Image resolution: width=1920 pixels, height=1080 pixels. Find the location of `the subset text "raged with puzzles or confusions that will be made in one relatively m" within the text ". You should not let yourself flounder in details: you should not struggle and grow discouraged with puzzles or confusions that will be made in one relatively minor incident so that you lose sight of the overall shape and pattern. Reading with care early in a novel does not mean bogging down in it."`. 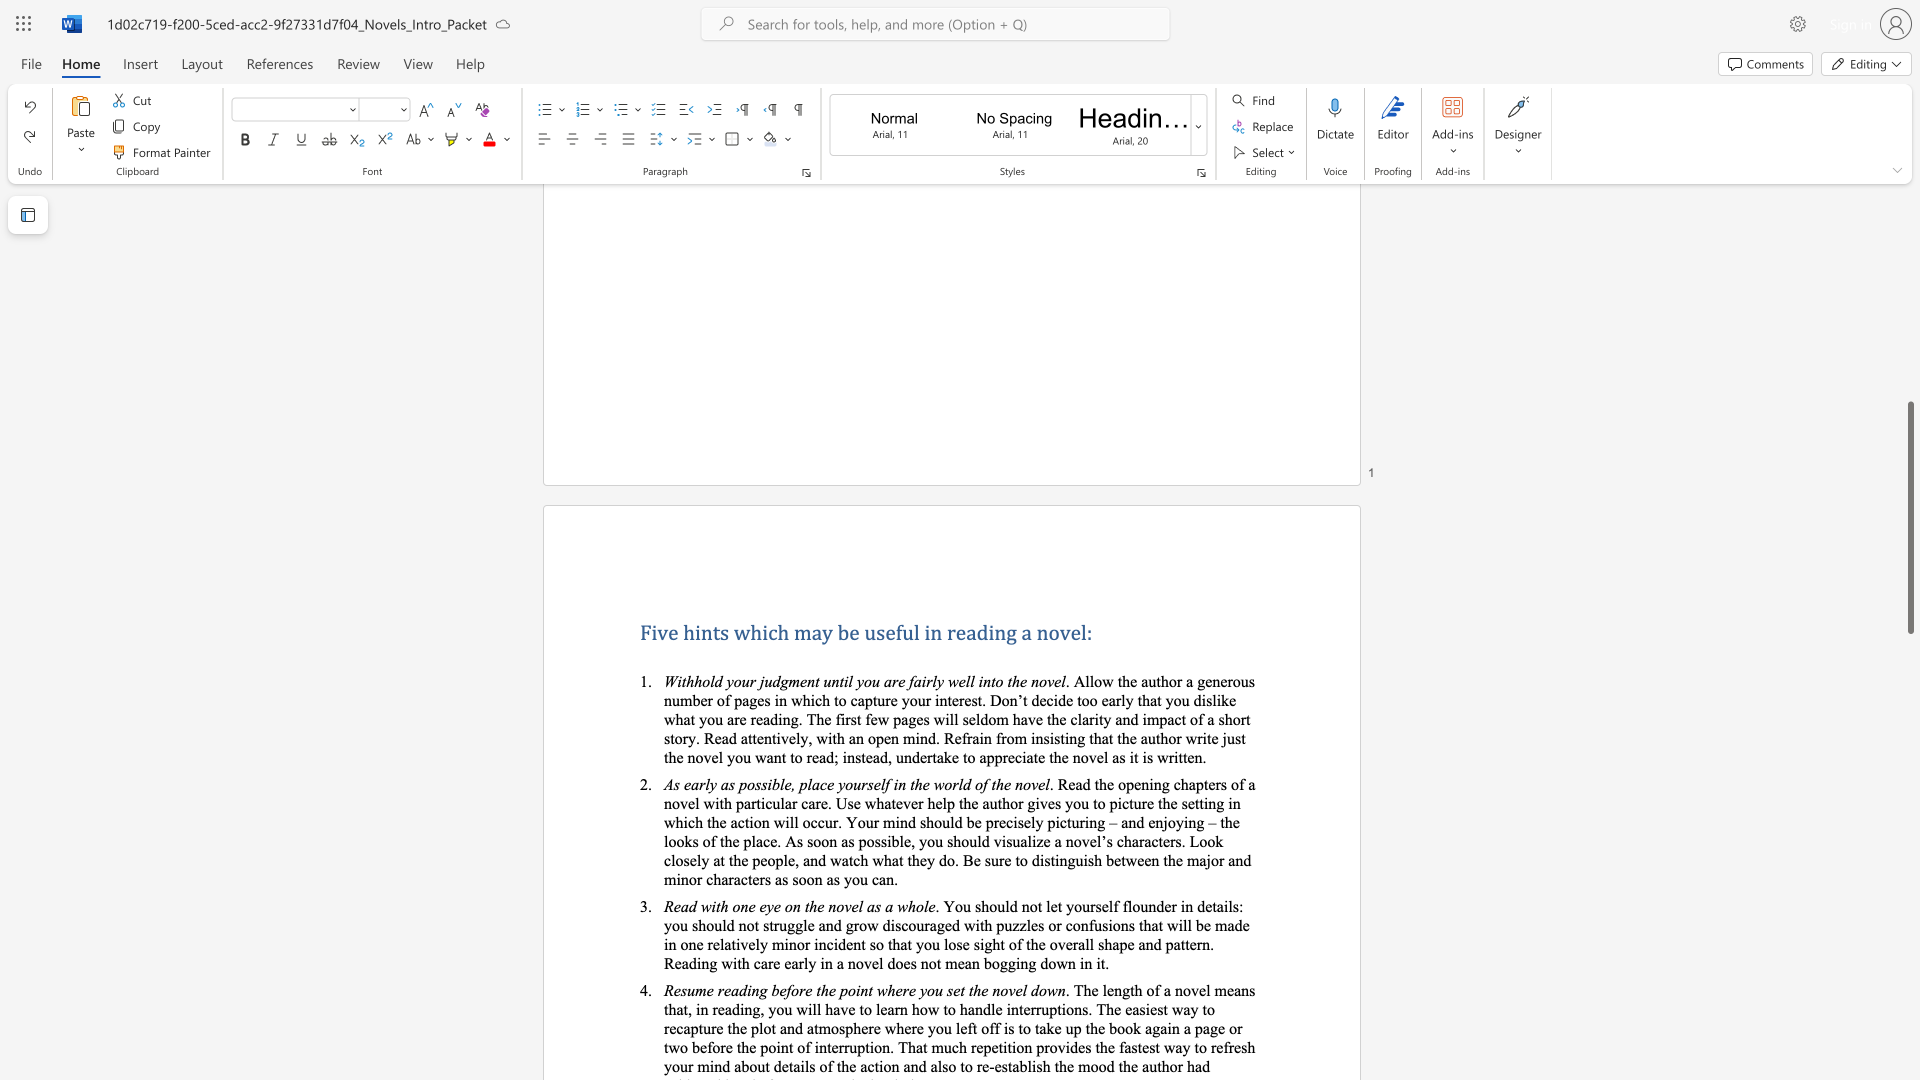

the subset text "raged with puzzles or confusions that will be made in one relatively m" within the text ". You should not let yourself flounder in details: you should not struggle and grow discouraged with puzzles or confusions that will be made in one relatively minor incident so that you lose sight of the overall shape and pattern. Reading with care early in a novel does not mean bogging down in it." is located at coordinates (923, 925).